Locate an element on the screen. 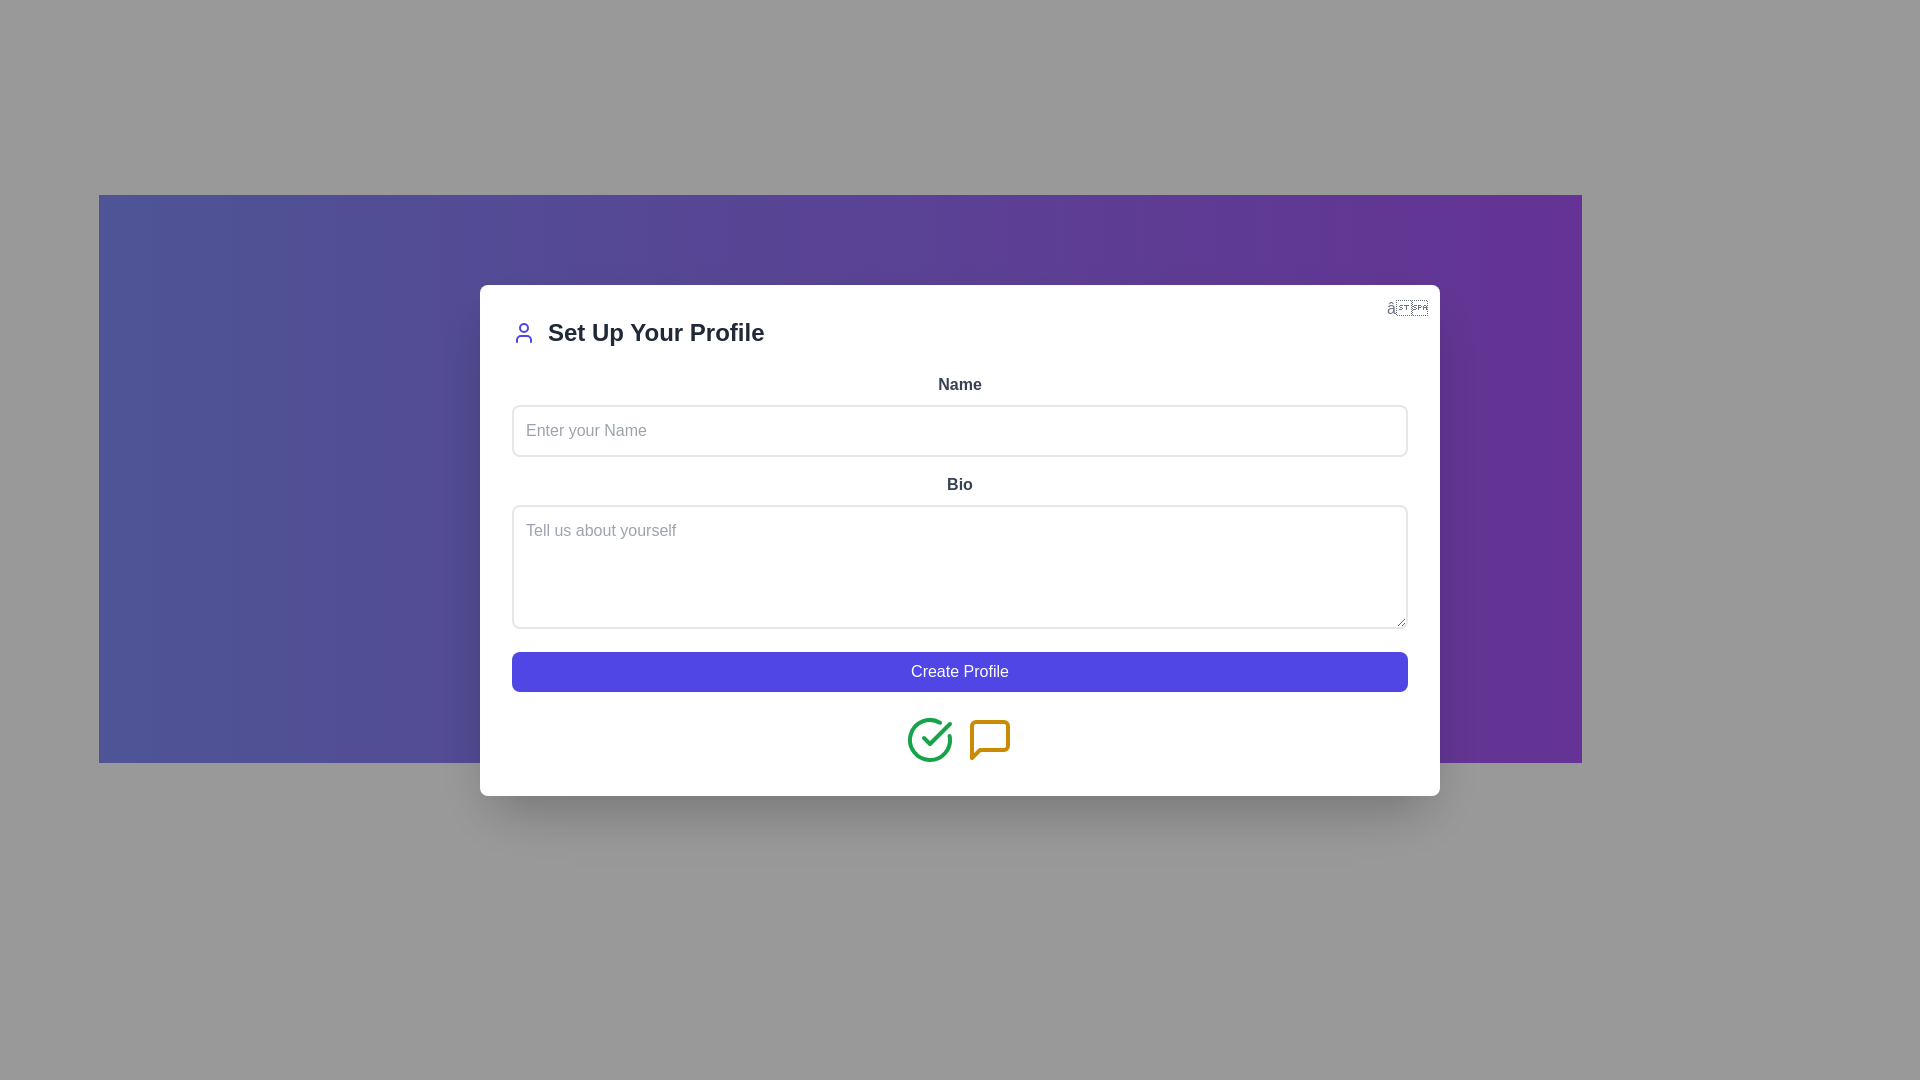  text from the text label displaying 'Set Up Your Profile' in large, bold font, located on a white card structure against a purple gradient background is located at coordinates (656, 331).